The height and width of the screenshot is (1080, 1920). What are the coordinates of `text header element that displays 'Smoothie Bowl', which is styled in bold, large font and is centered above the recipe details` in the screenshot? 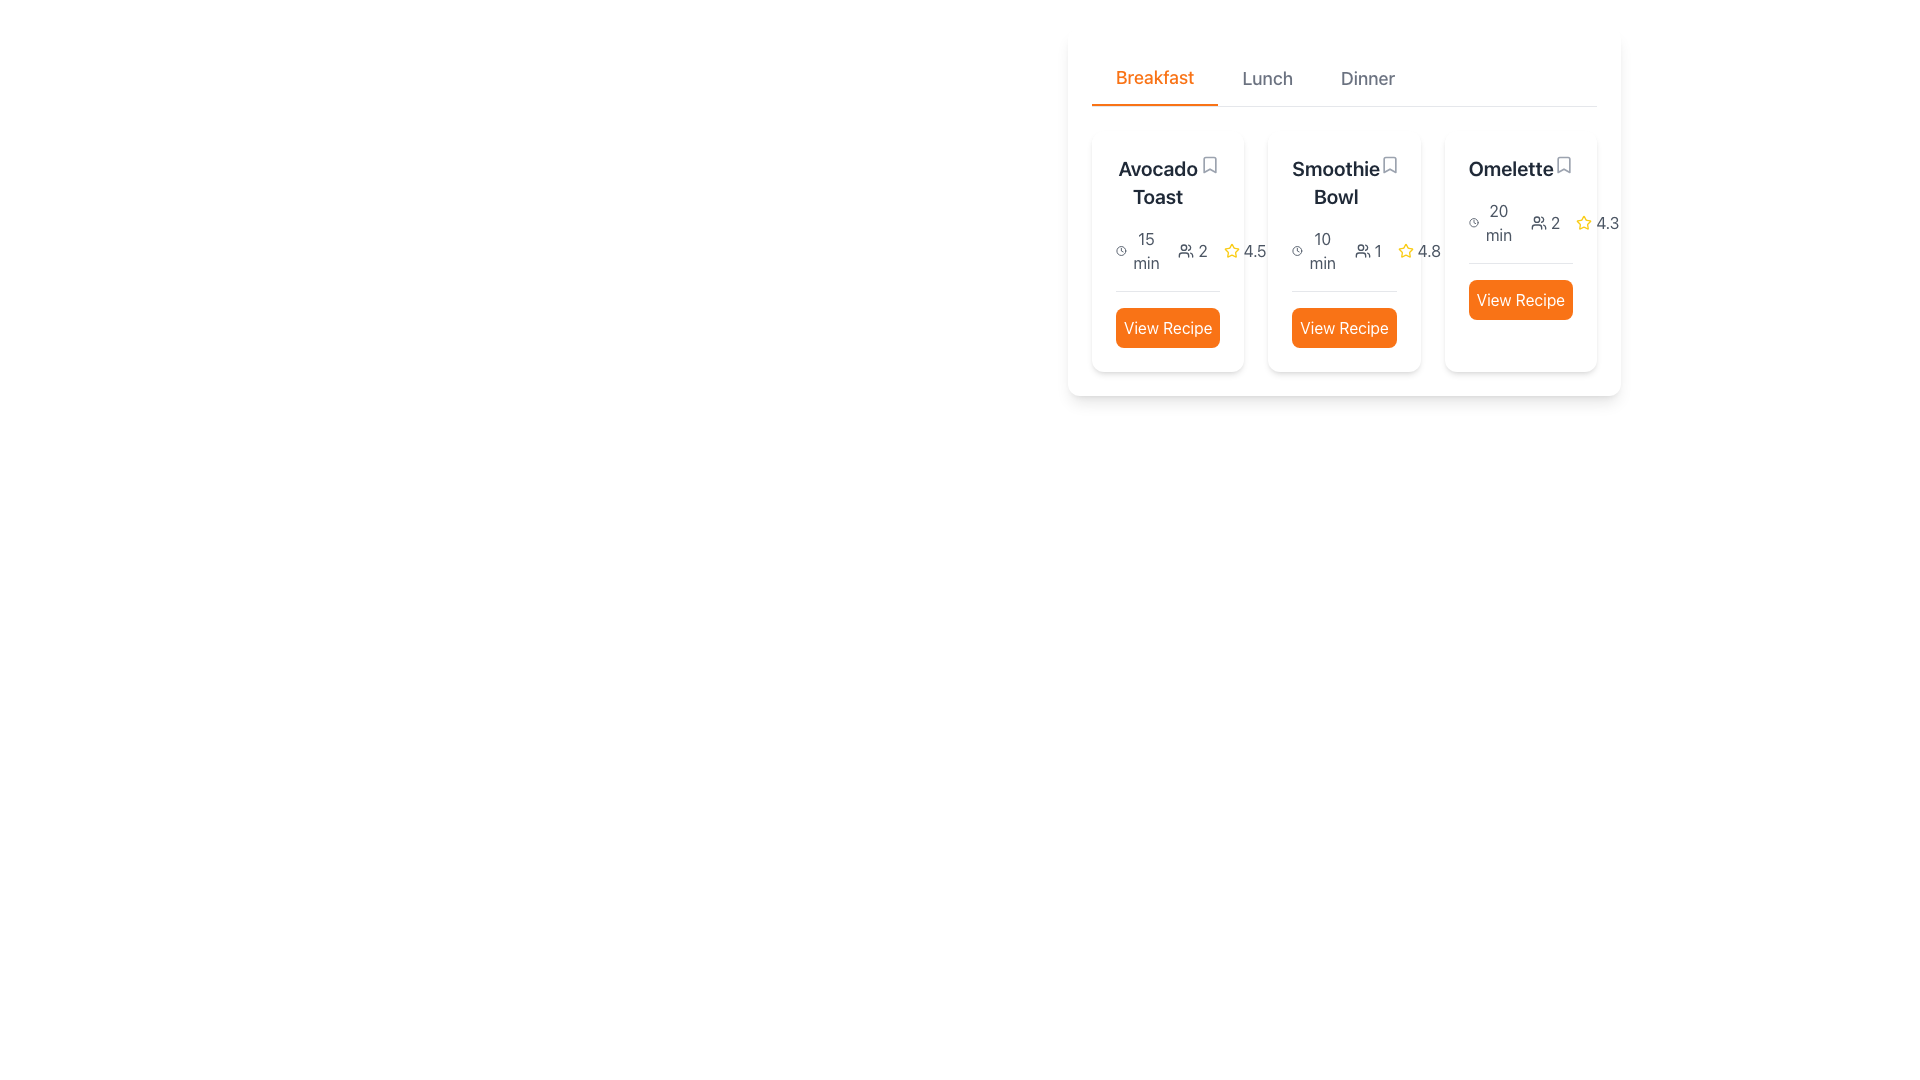 It's located at (1336, 182).